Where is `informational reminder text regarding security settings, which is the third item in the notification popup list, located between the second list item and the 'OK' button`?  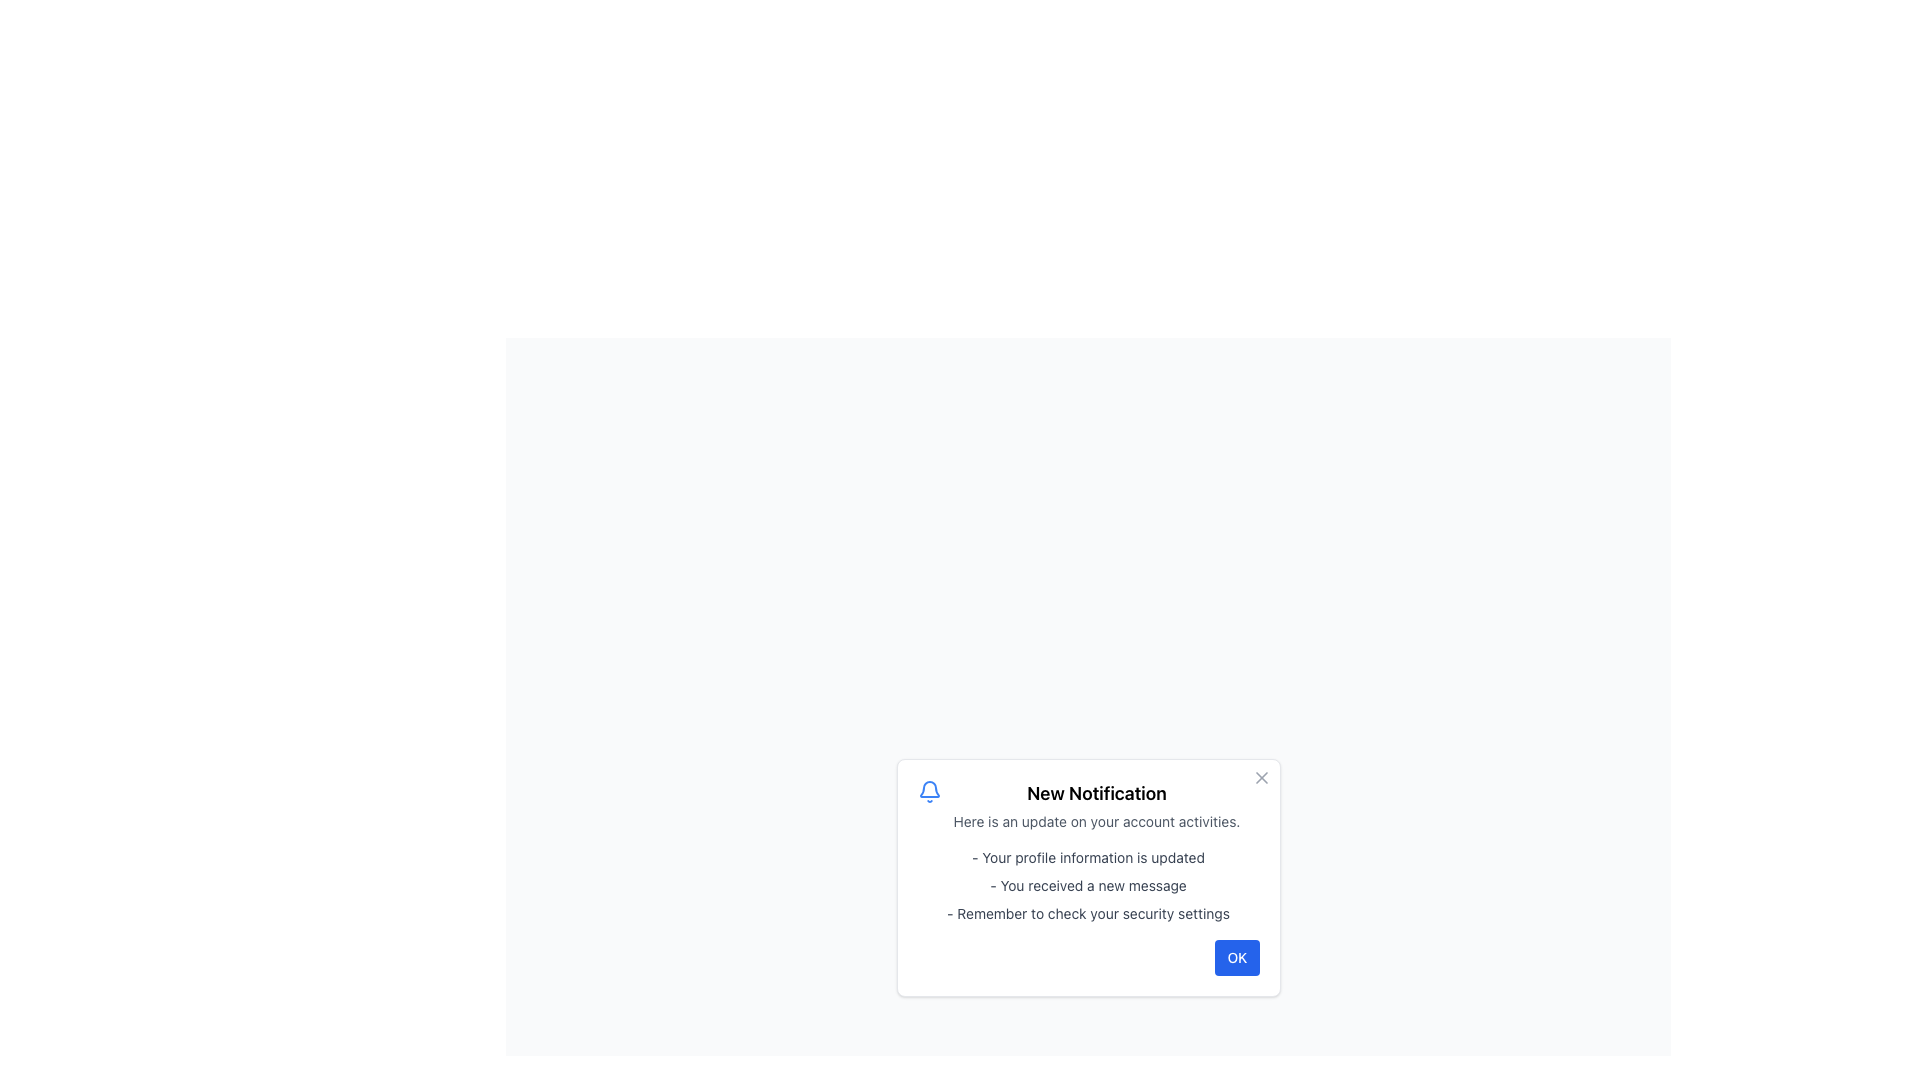 informational reminder text regarding security settings, which is the third item in the notification popup list, located between the second list item and the 'OK' button is located at coordinates (1087, 914).